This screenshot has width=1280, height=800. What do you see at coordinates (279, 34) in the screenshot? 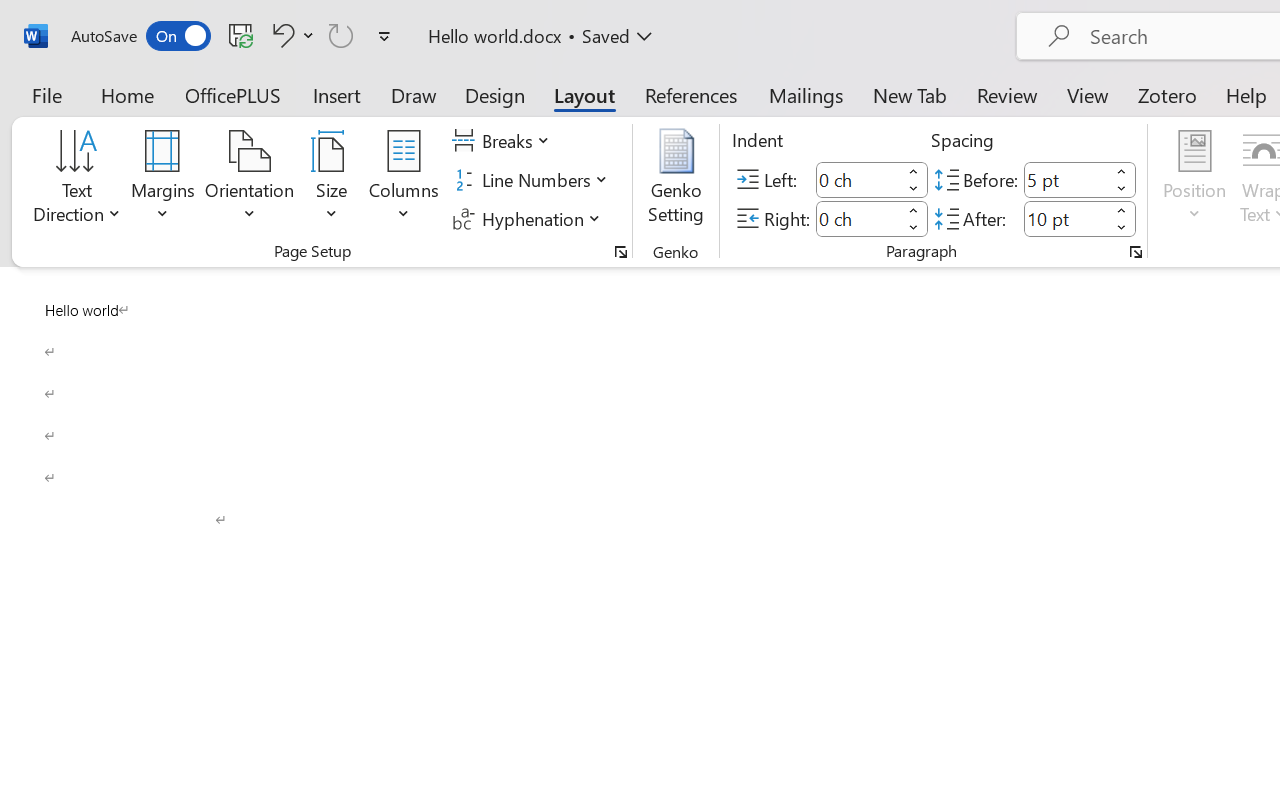
I see `'Undo Subscript'` at bounding box center [279, 34].